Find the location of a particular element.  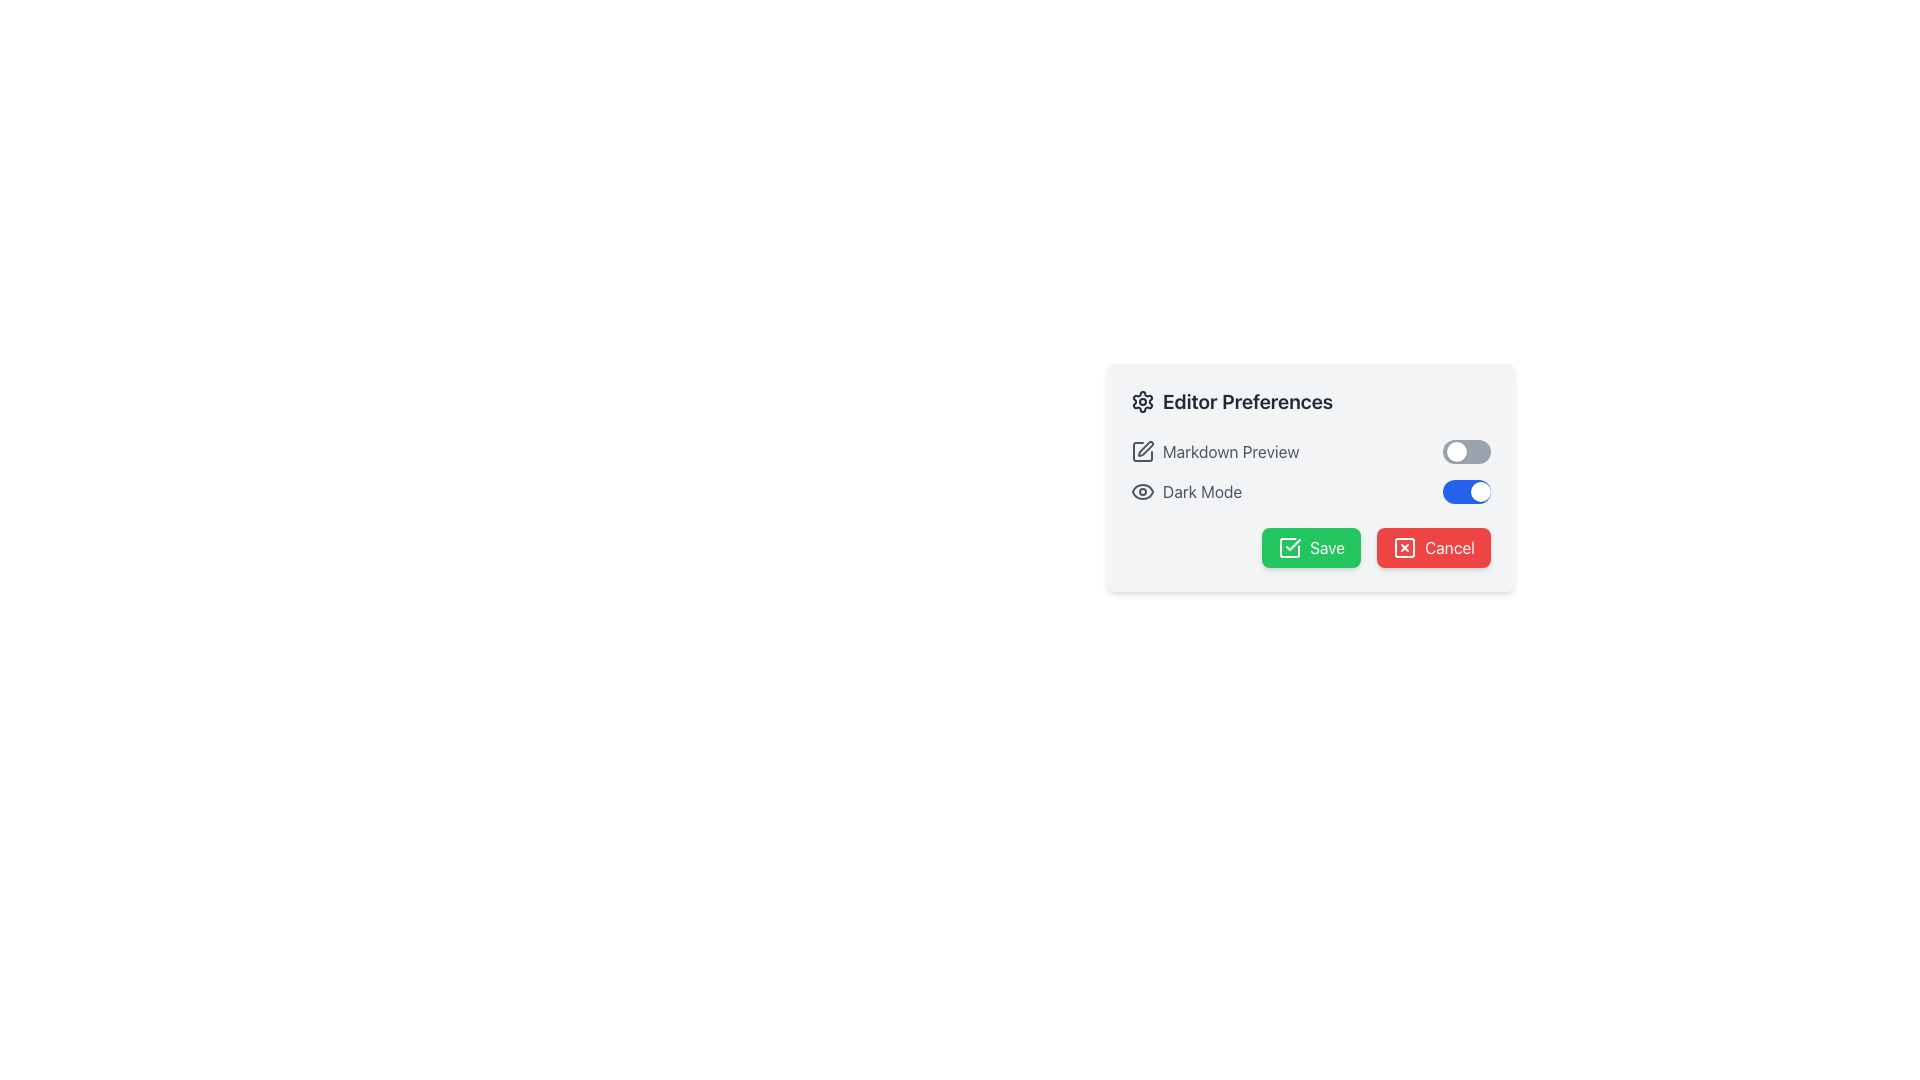

the toggle switch with a blue background and a circular white handle located in the bottom-right corner of the 'Editor Preferences' pop-up, on the same row as the 'Dark Mode' label to switch states is located at coordinates (1467, 492).